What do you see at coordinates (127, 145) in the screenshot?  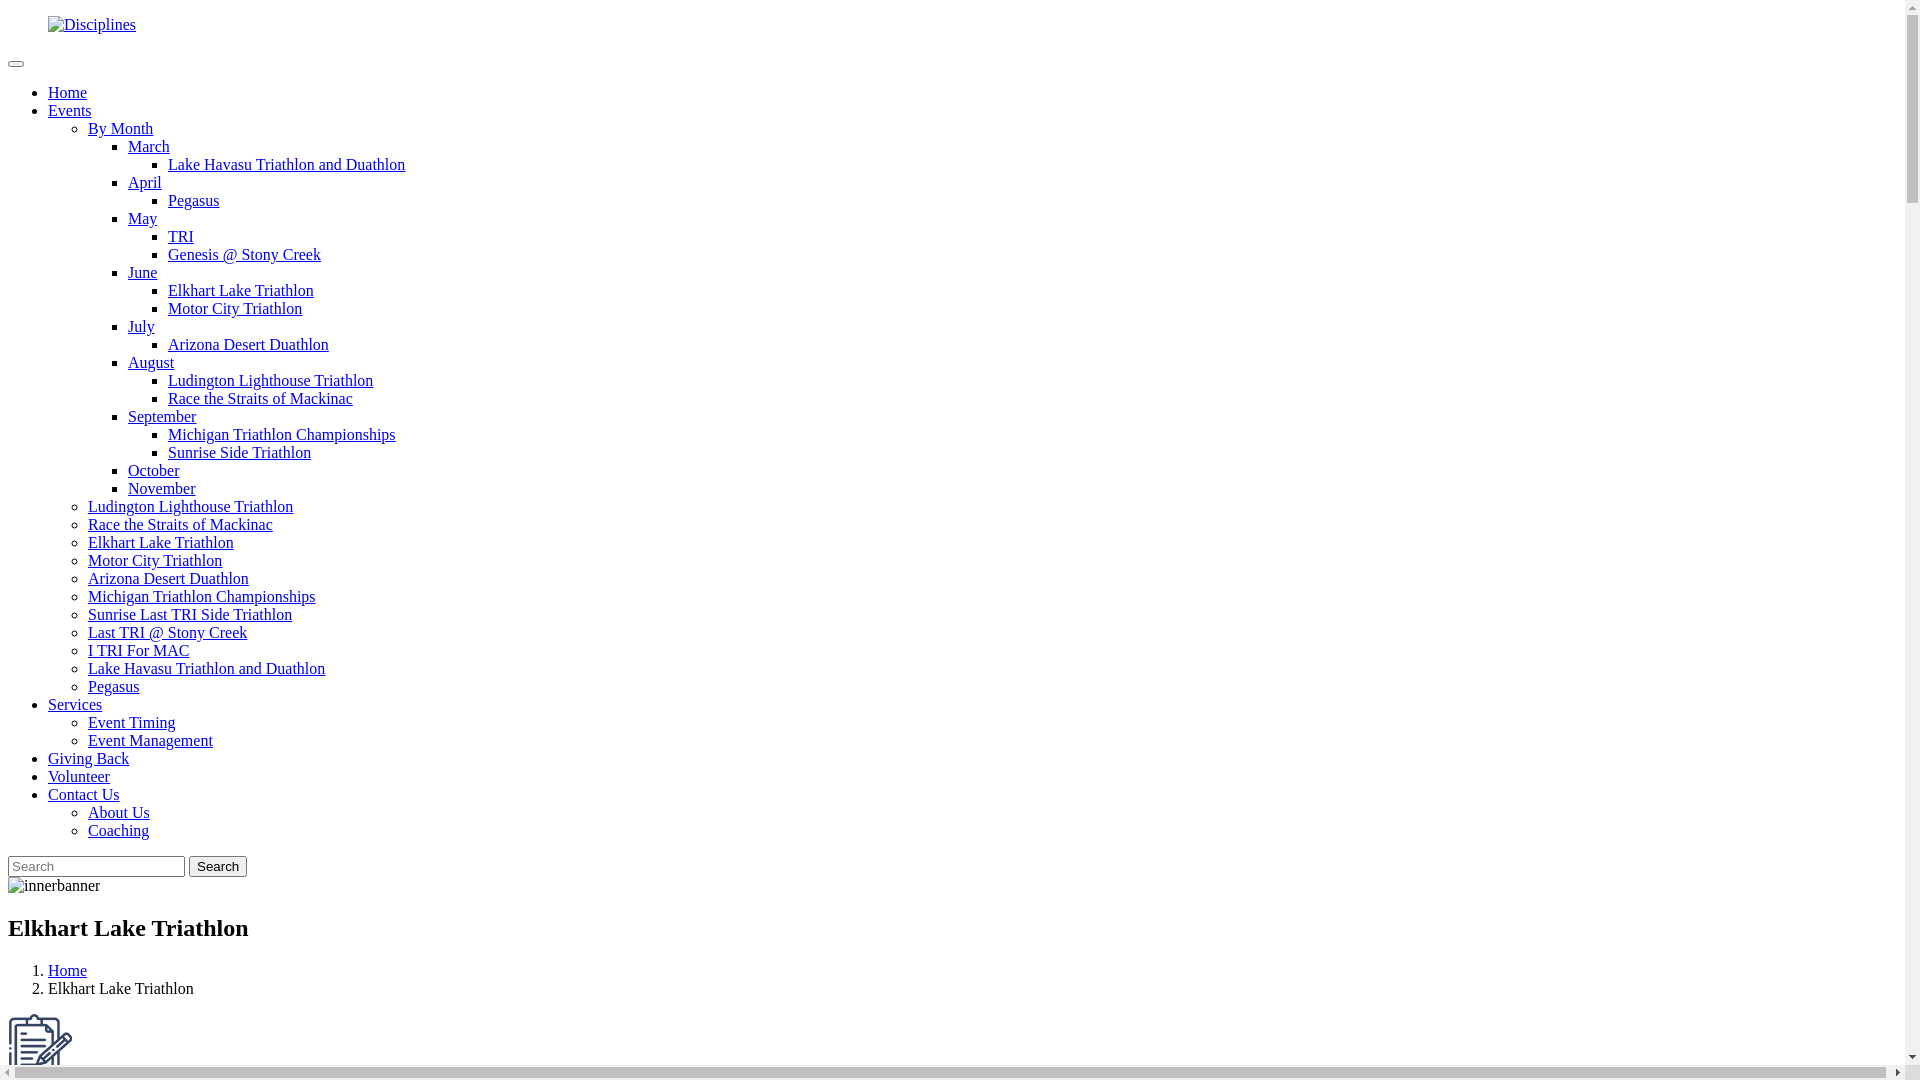 I see `'March'` at bounding box center [127, 145].